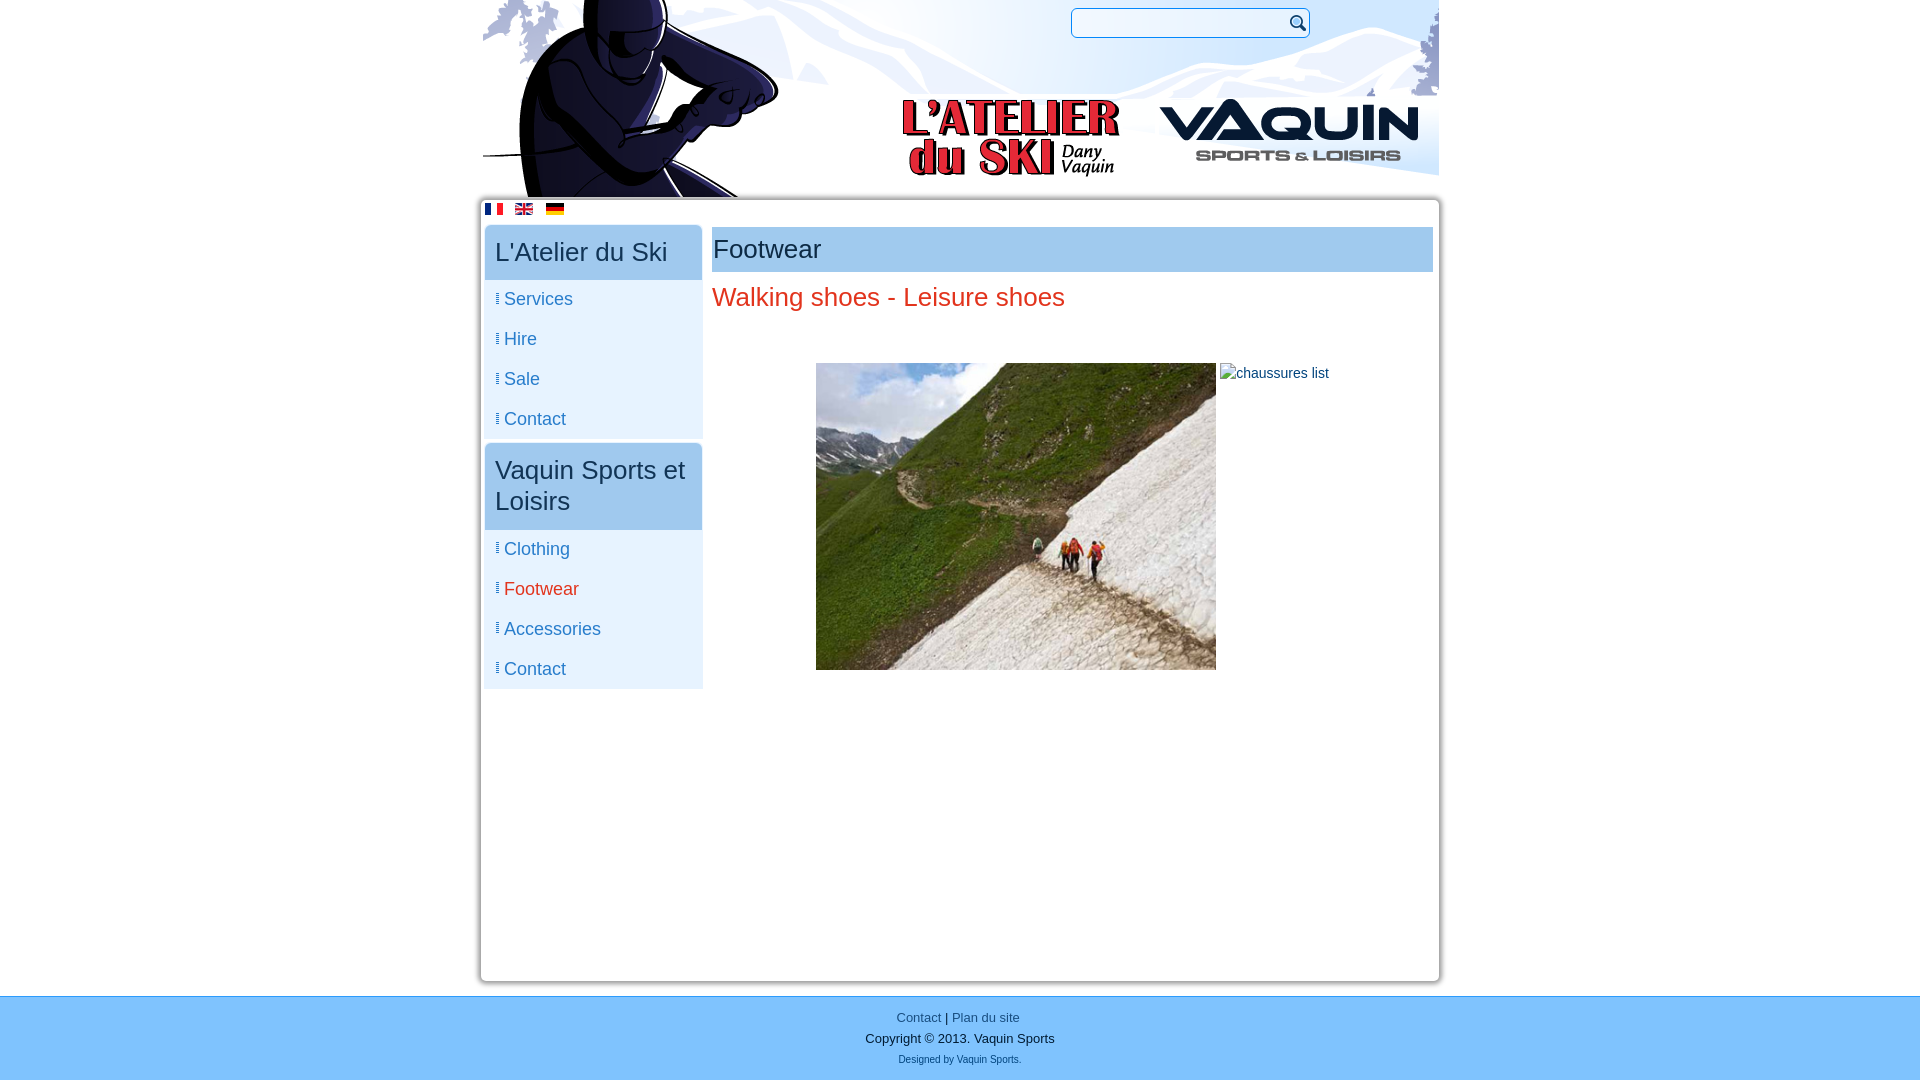  I want to click on 'English', so click(514, 208).